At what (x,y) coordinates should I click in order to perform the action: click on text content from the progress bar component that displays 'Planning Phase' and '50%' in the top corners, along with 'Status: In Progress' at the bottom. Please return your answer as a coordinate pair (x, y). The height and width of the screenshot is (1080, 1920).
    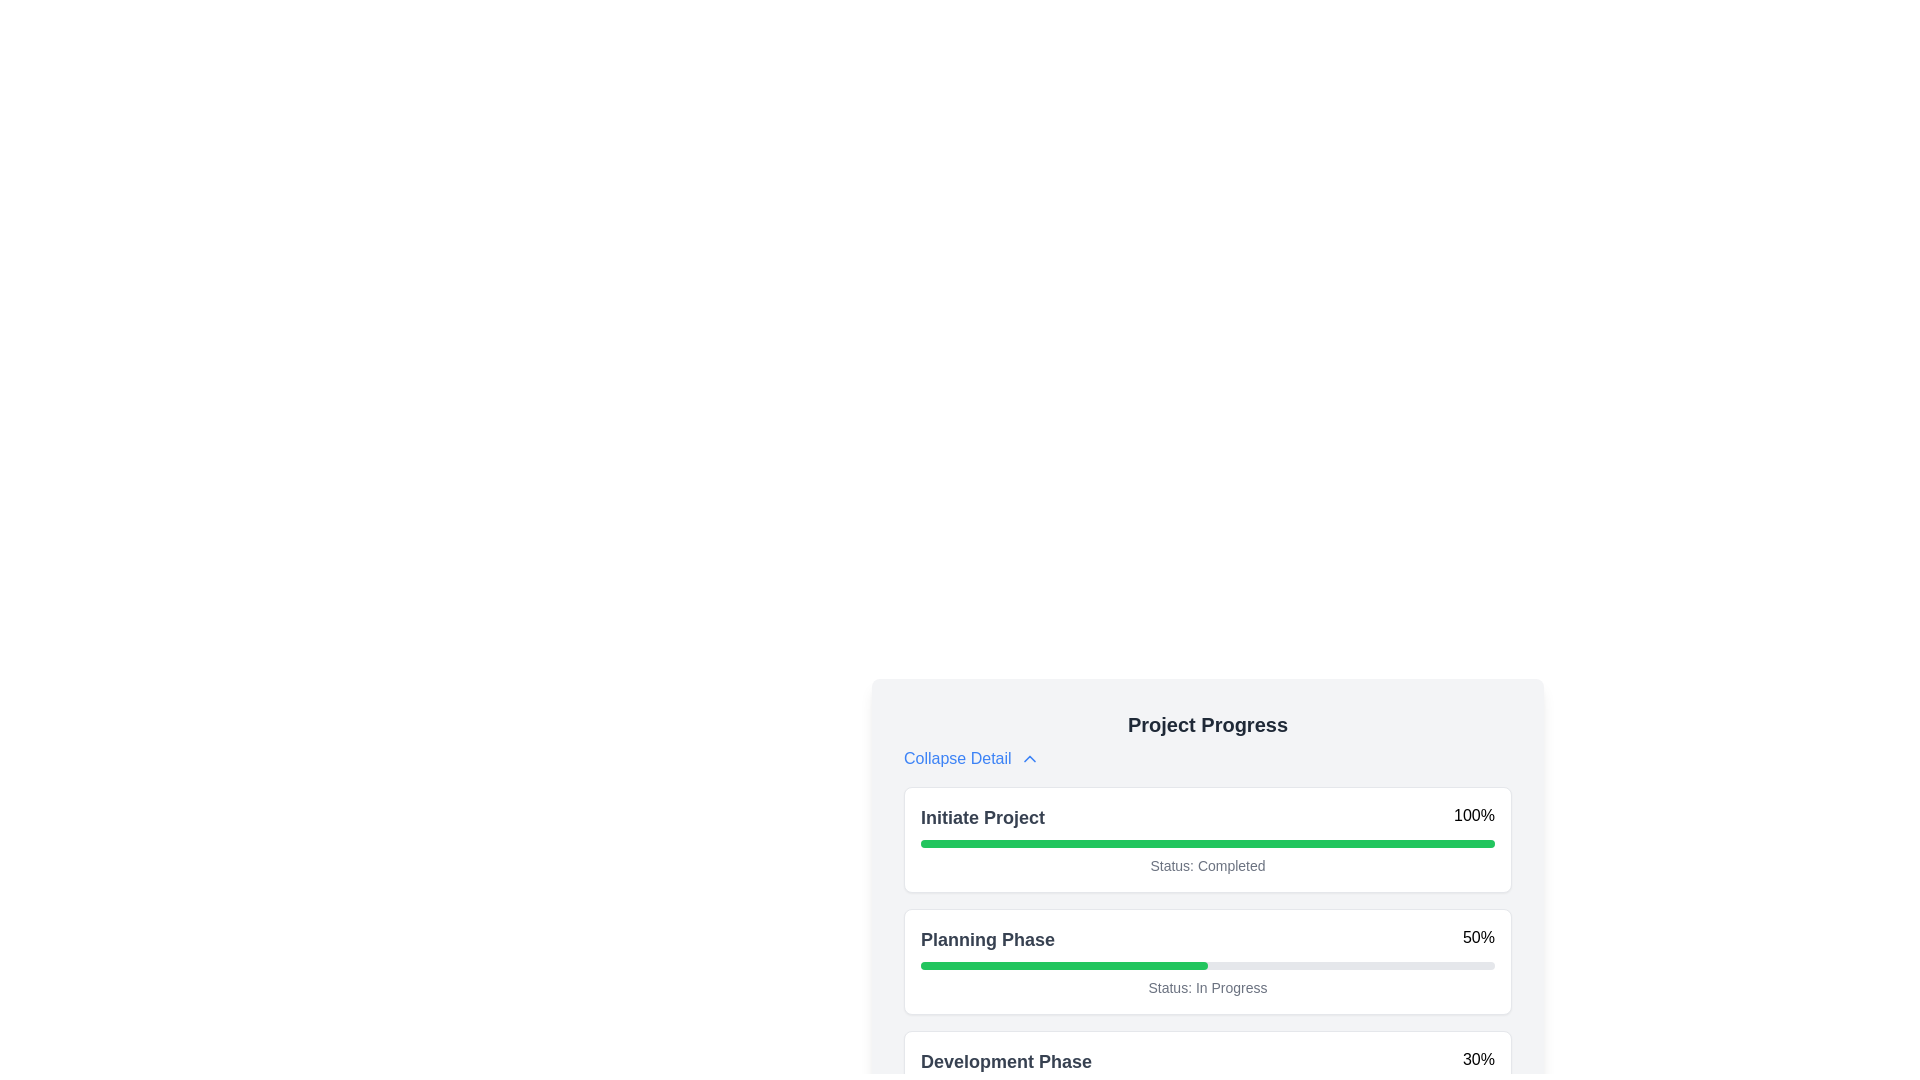
    Looking at the image, I should click on (1207, 960).